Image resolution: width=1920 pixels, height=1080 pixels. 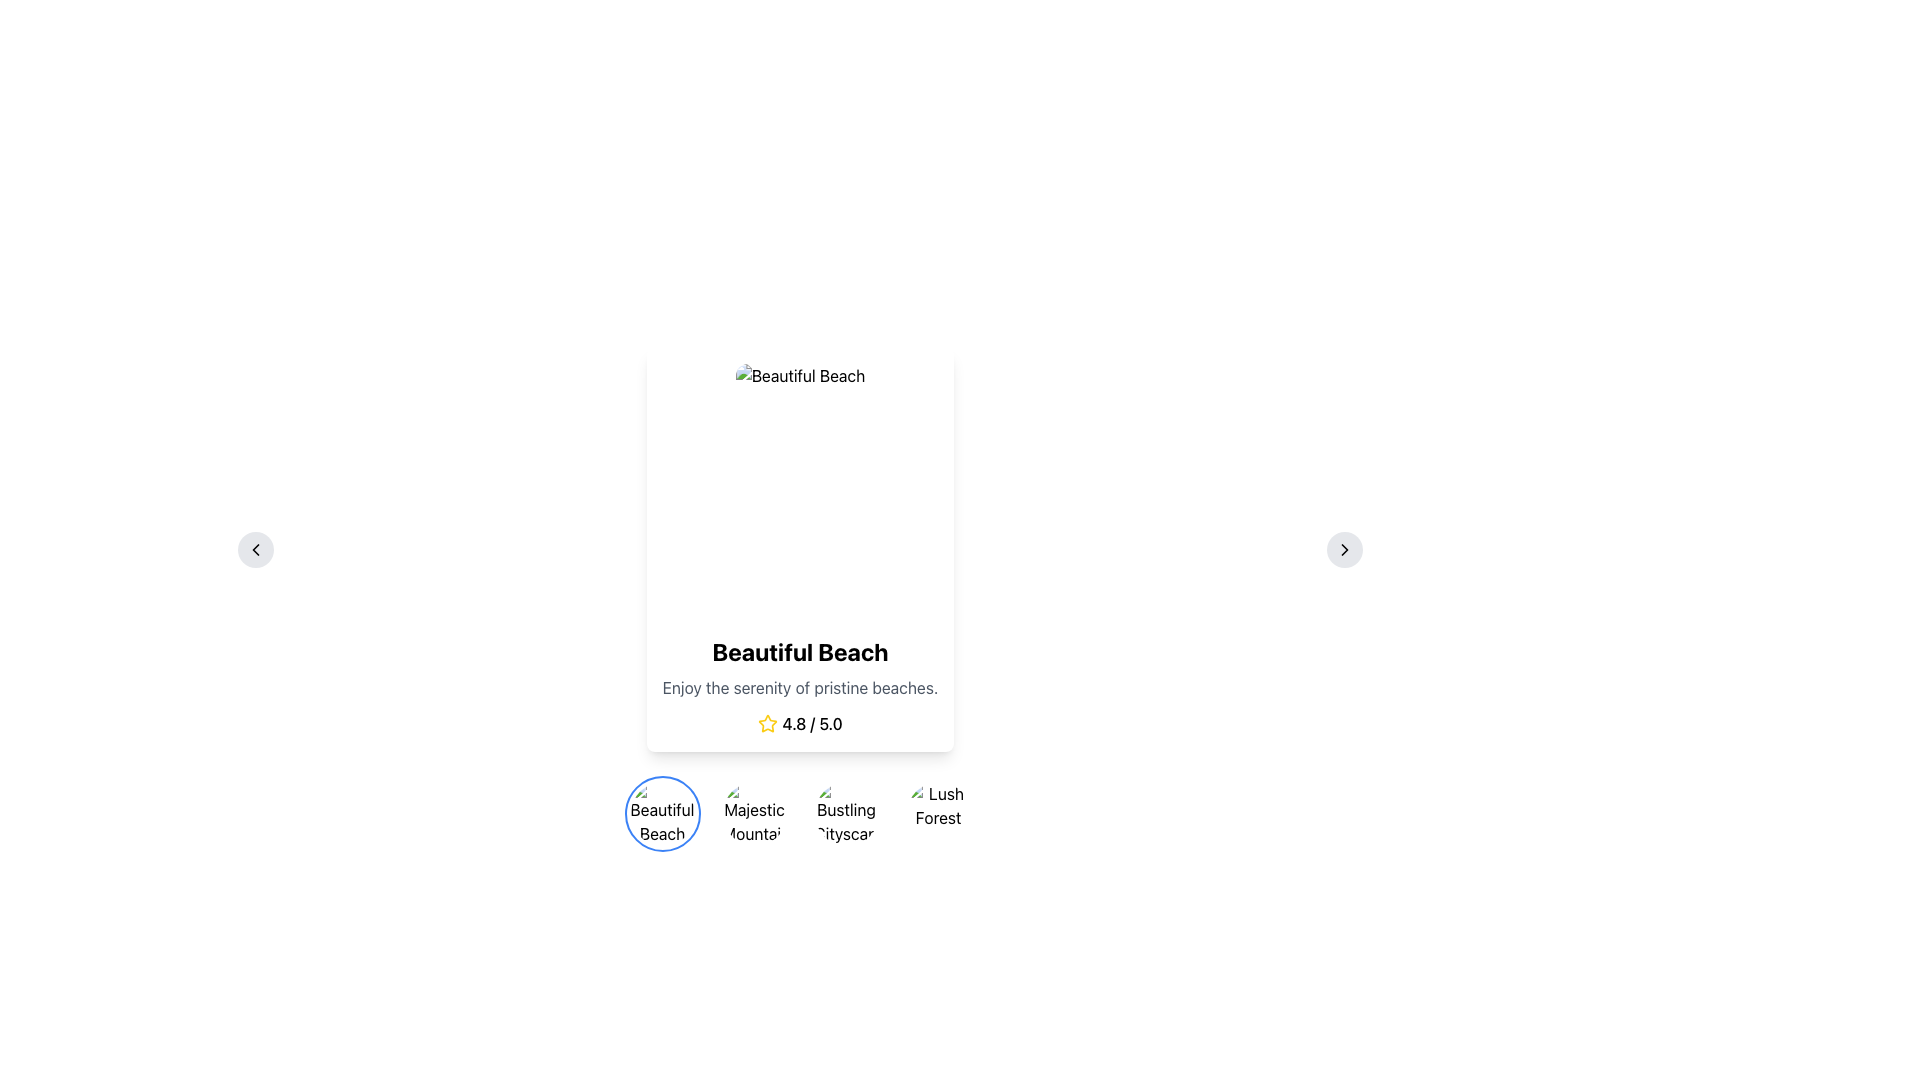 I want to click on the circular button with a light gray background and a leftward-pointing chevron icon, so click(x=254, y=550).